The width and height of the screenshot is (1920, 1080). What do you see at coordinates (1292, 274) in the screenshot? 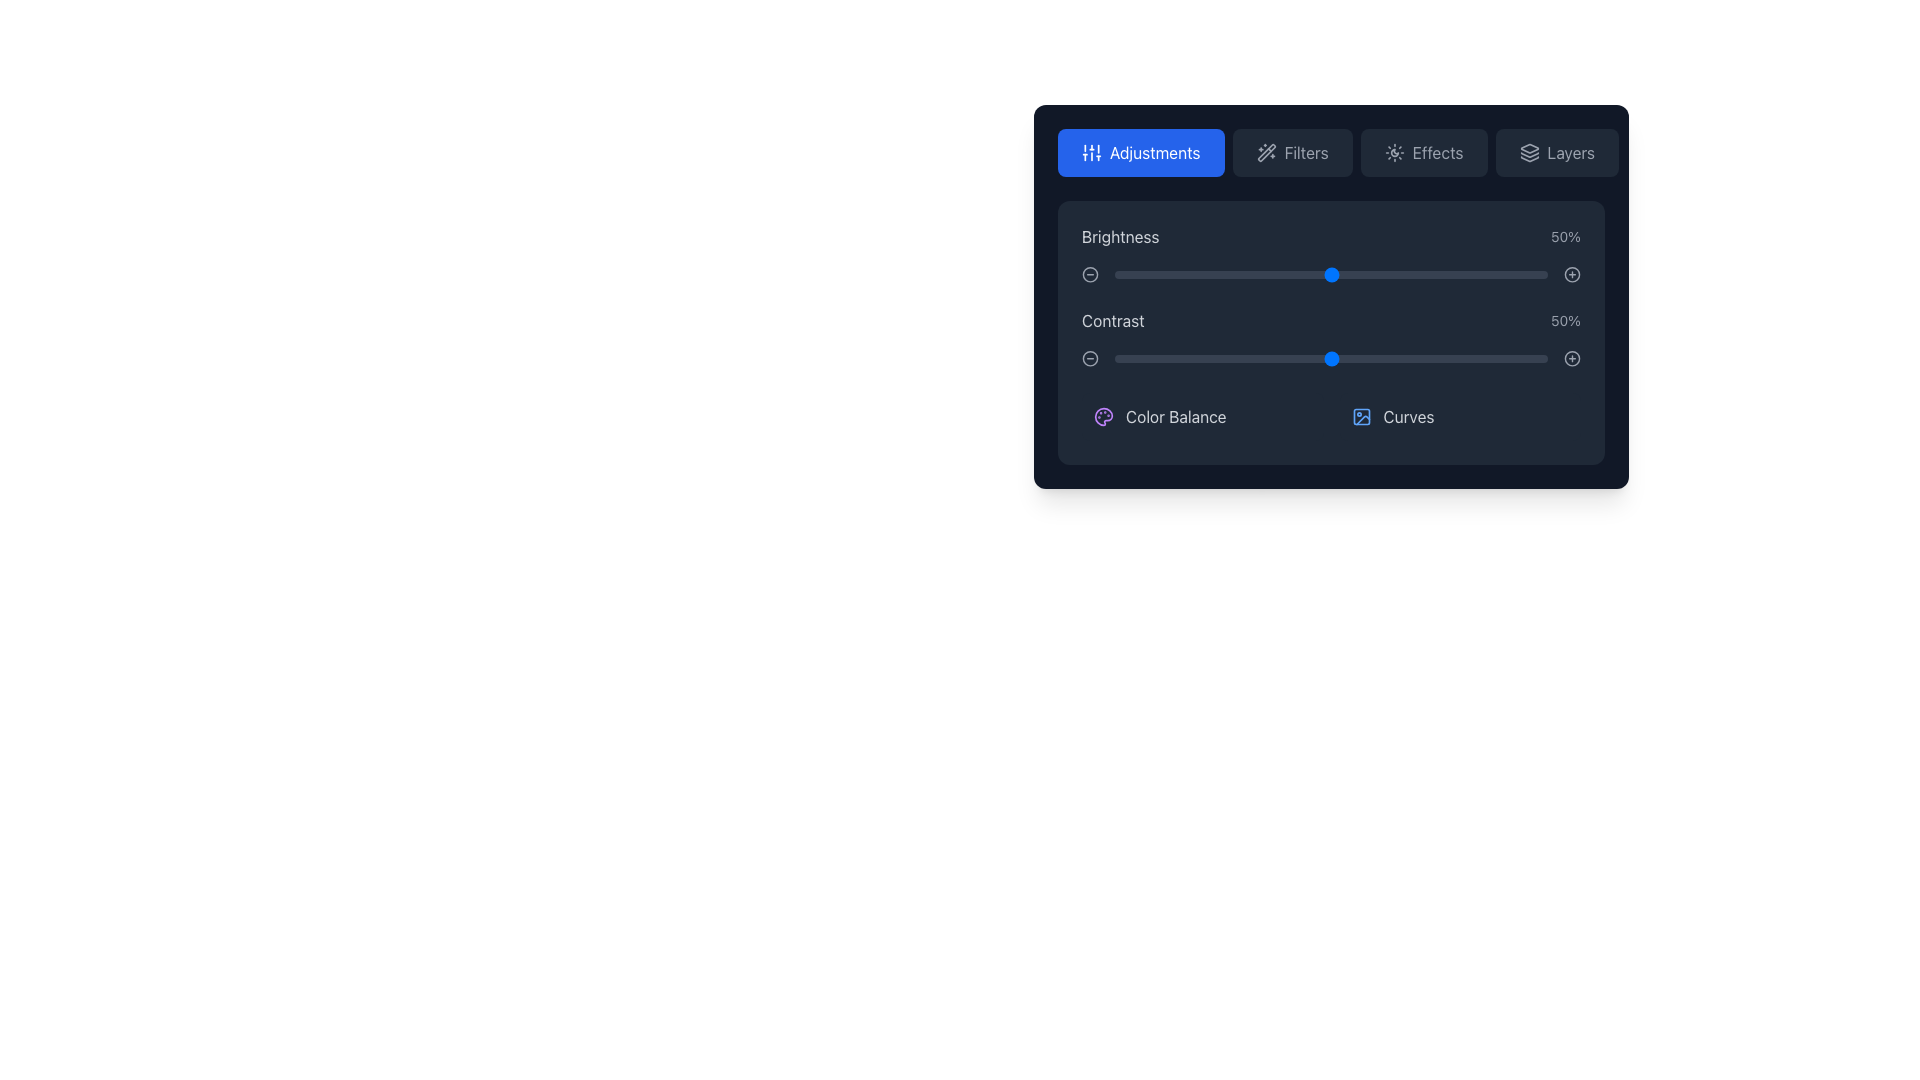
I see `brightness` at bounding box center [1292, 274].